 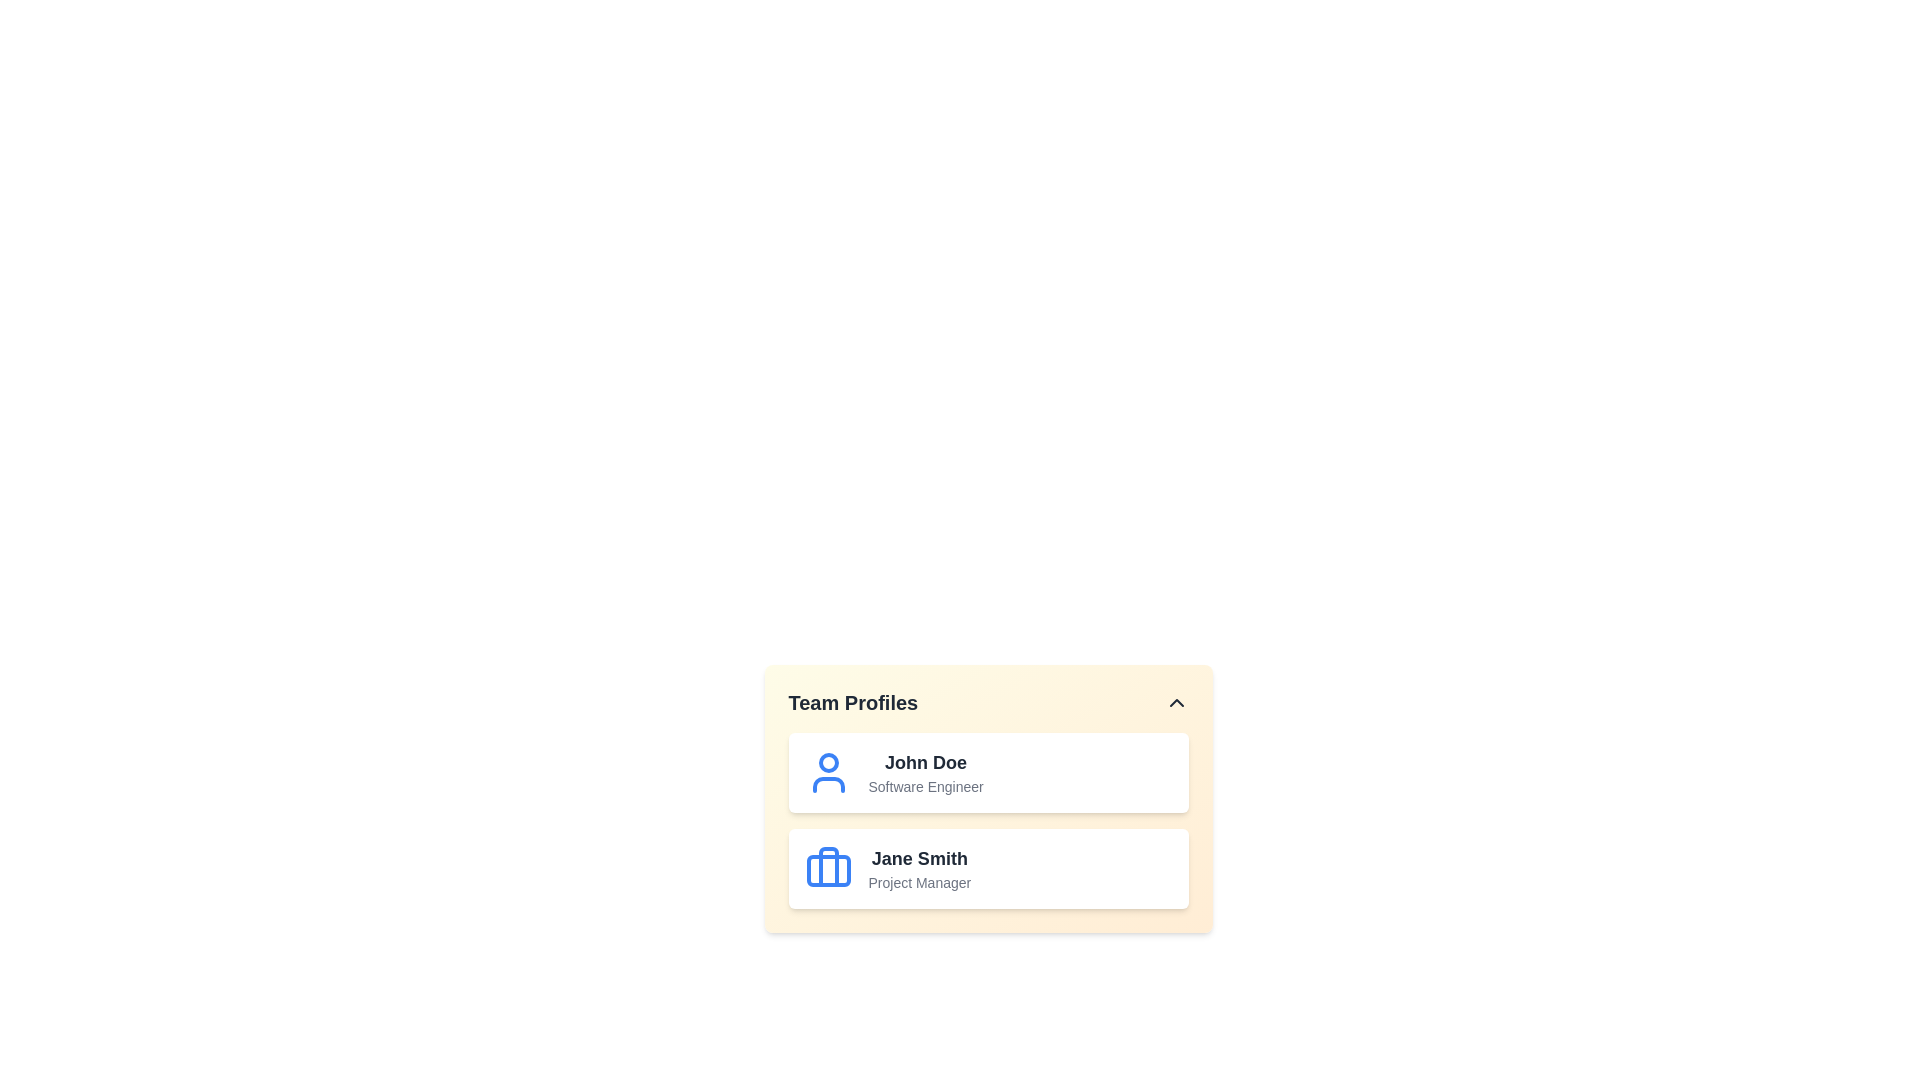 What do you see at coordinates (925, 785) in the screenshot?
I see `the text label displaying 'Software Engineer', which is a small gray font positioned below the name 'John Doe'` at bounding box center [925, 785].